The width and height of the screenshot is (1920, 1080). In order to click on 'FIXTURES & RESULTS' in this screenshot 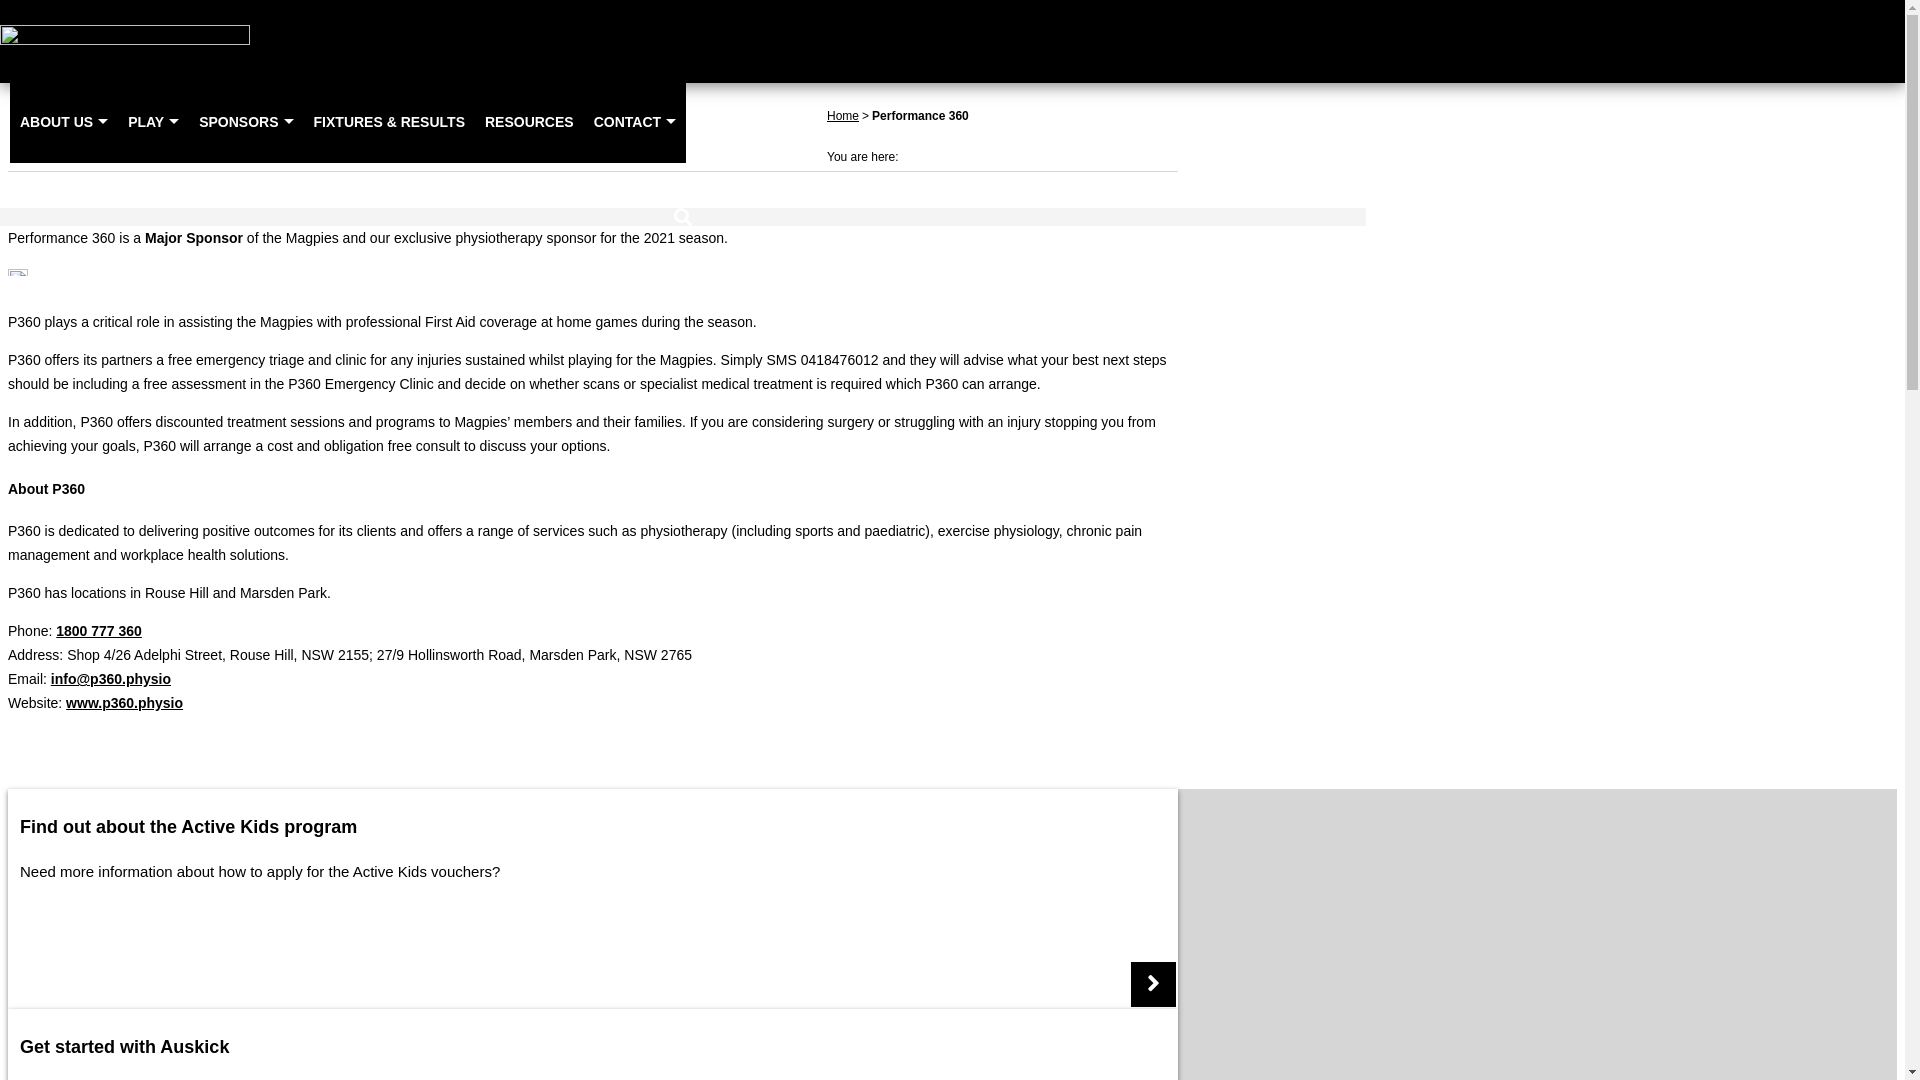, I will do `click(389, 121)`.